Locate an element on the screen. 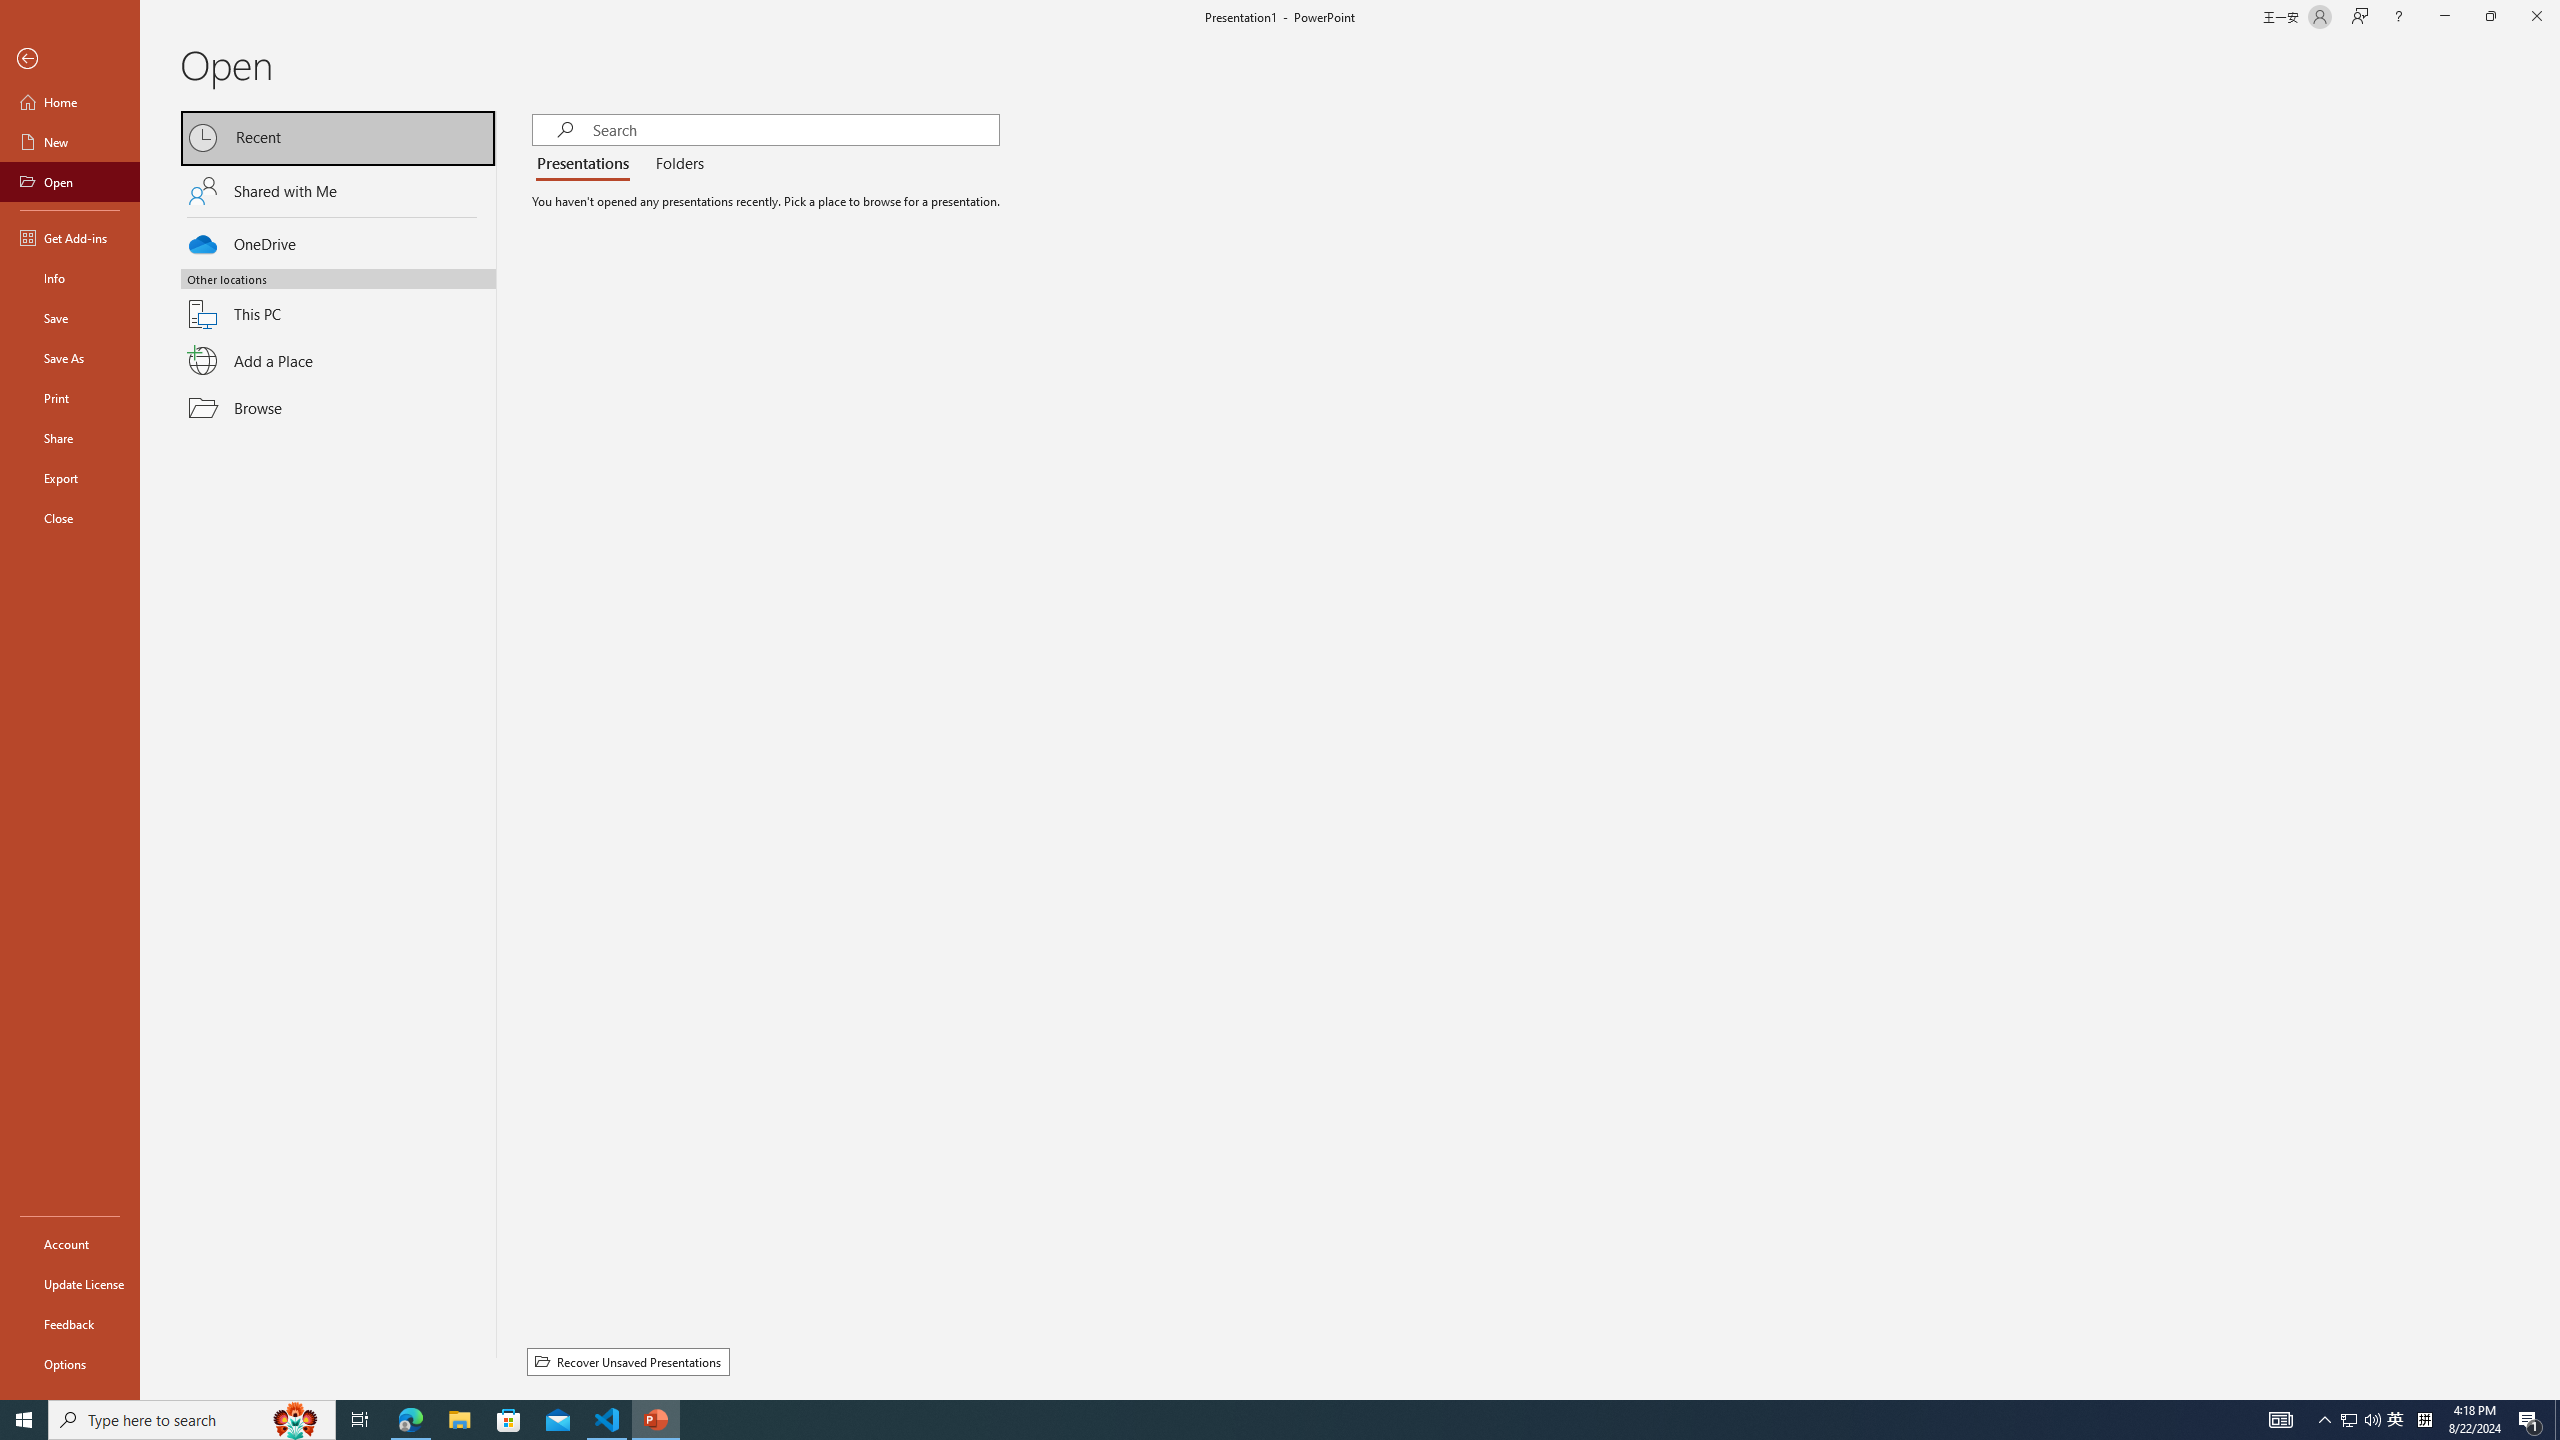 This screenshot has height=1440, width=2560. 'Recover Unsaved Presentations' is located at coordinates (627, 1362).